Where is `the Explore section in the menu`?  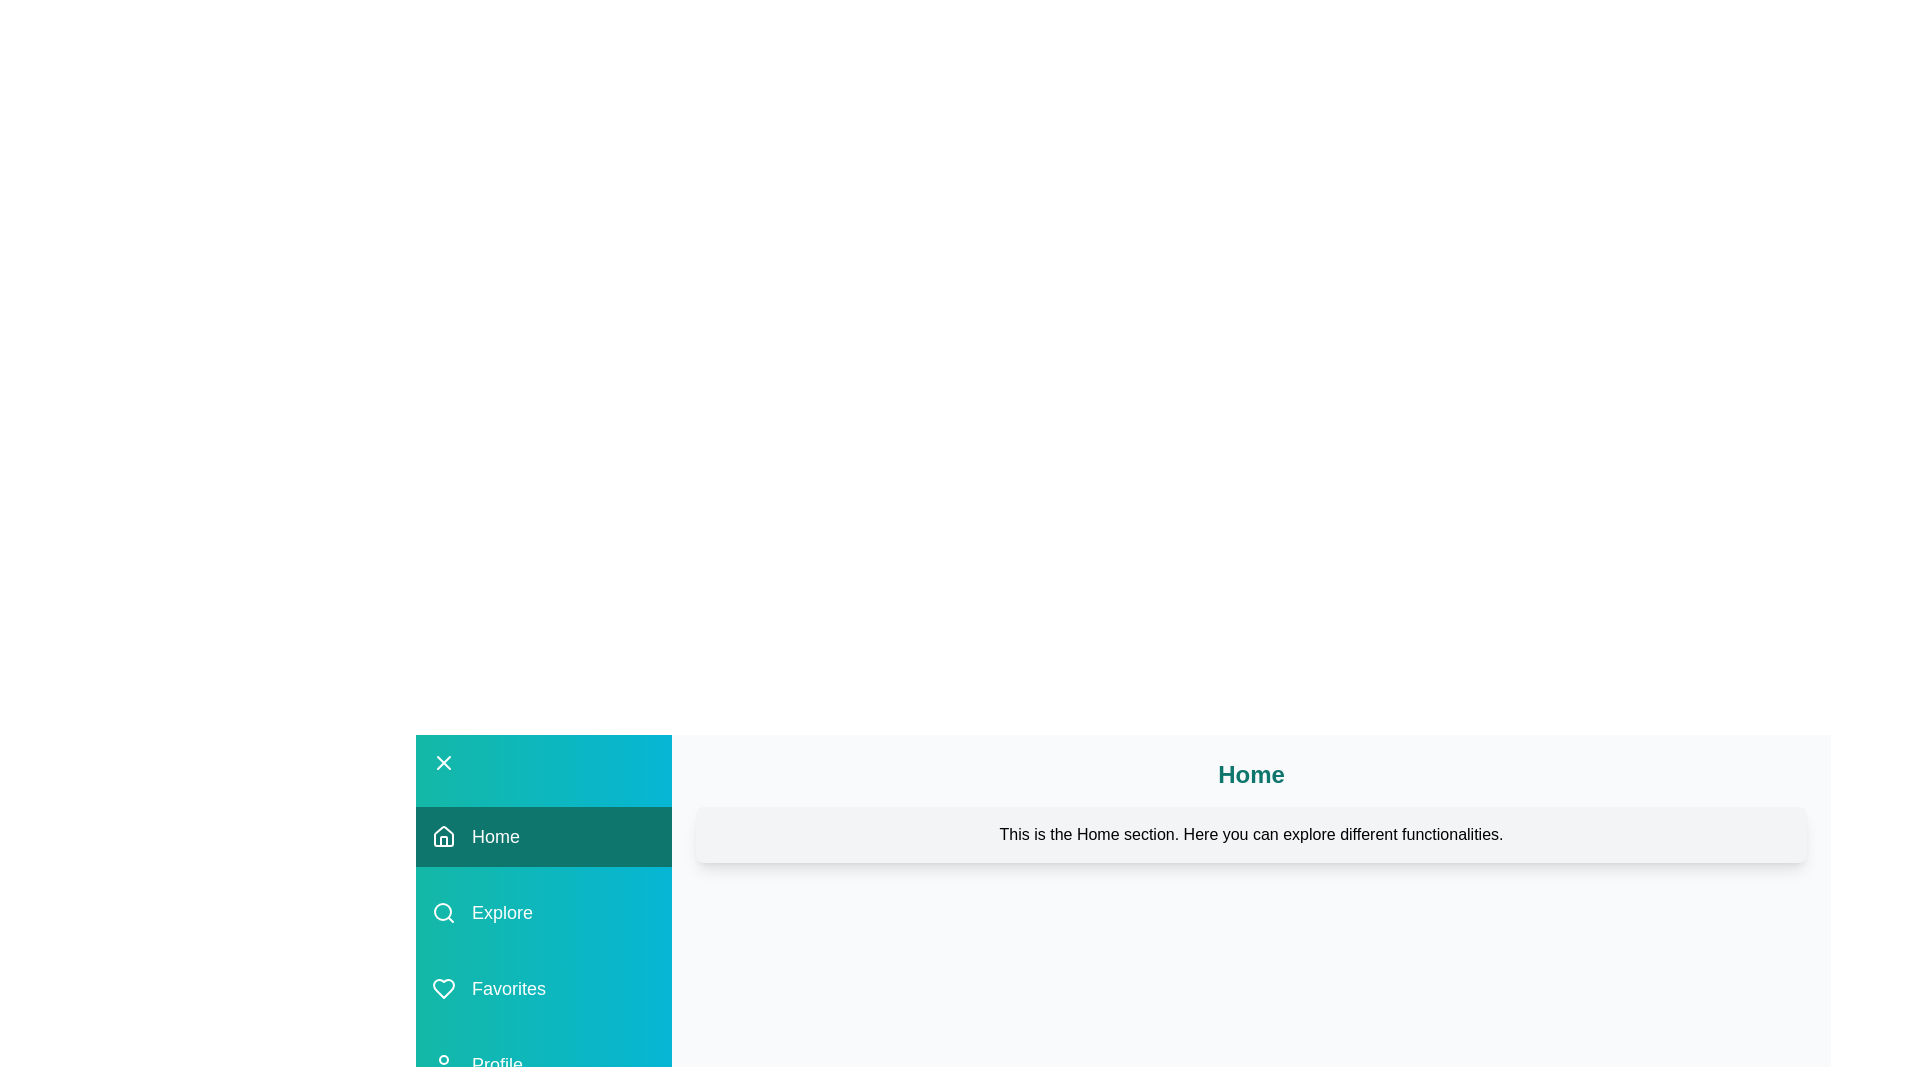
the Explore section in the menu is located at coordinates (543, 913).